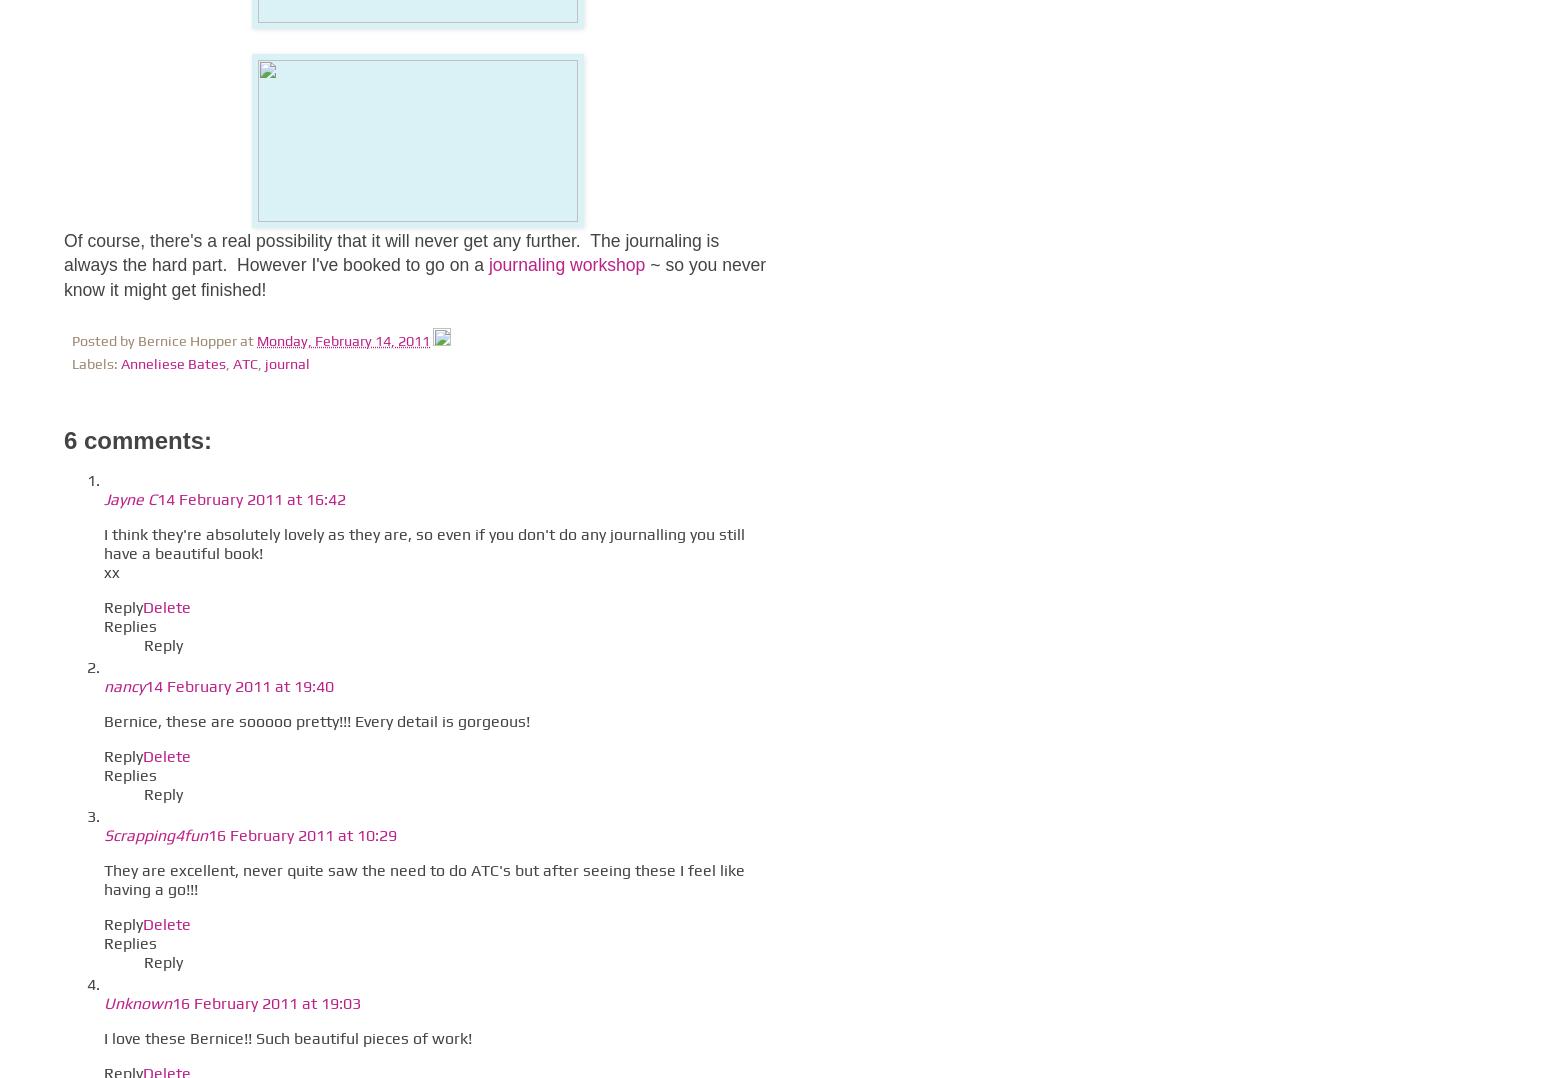 The width and height of the screenshot is (1558, 1078). I want to click on '14 February 2011 at 19:40', so click(238, 686).